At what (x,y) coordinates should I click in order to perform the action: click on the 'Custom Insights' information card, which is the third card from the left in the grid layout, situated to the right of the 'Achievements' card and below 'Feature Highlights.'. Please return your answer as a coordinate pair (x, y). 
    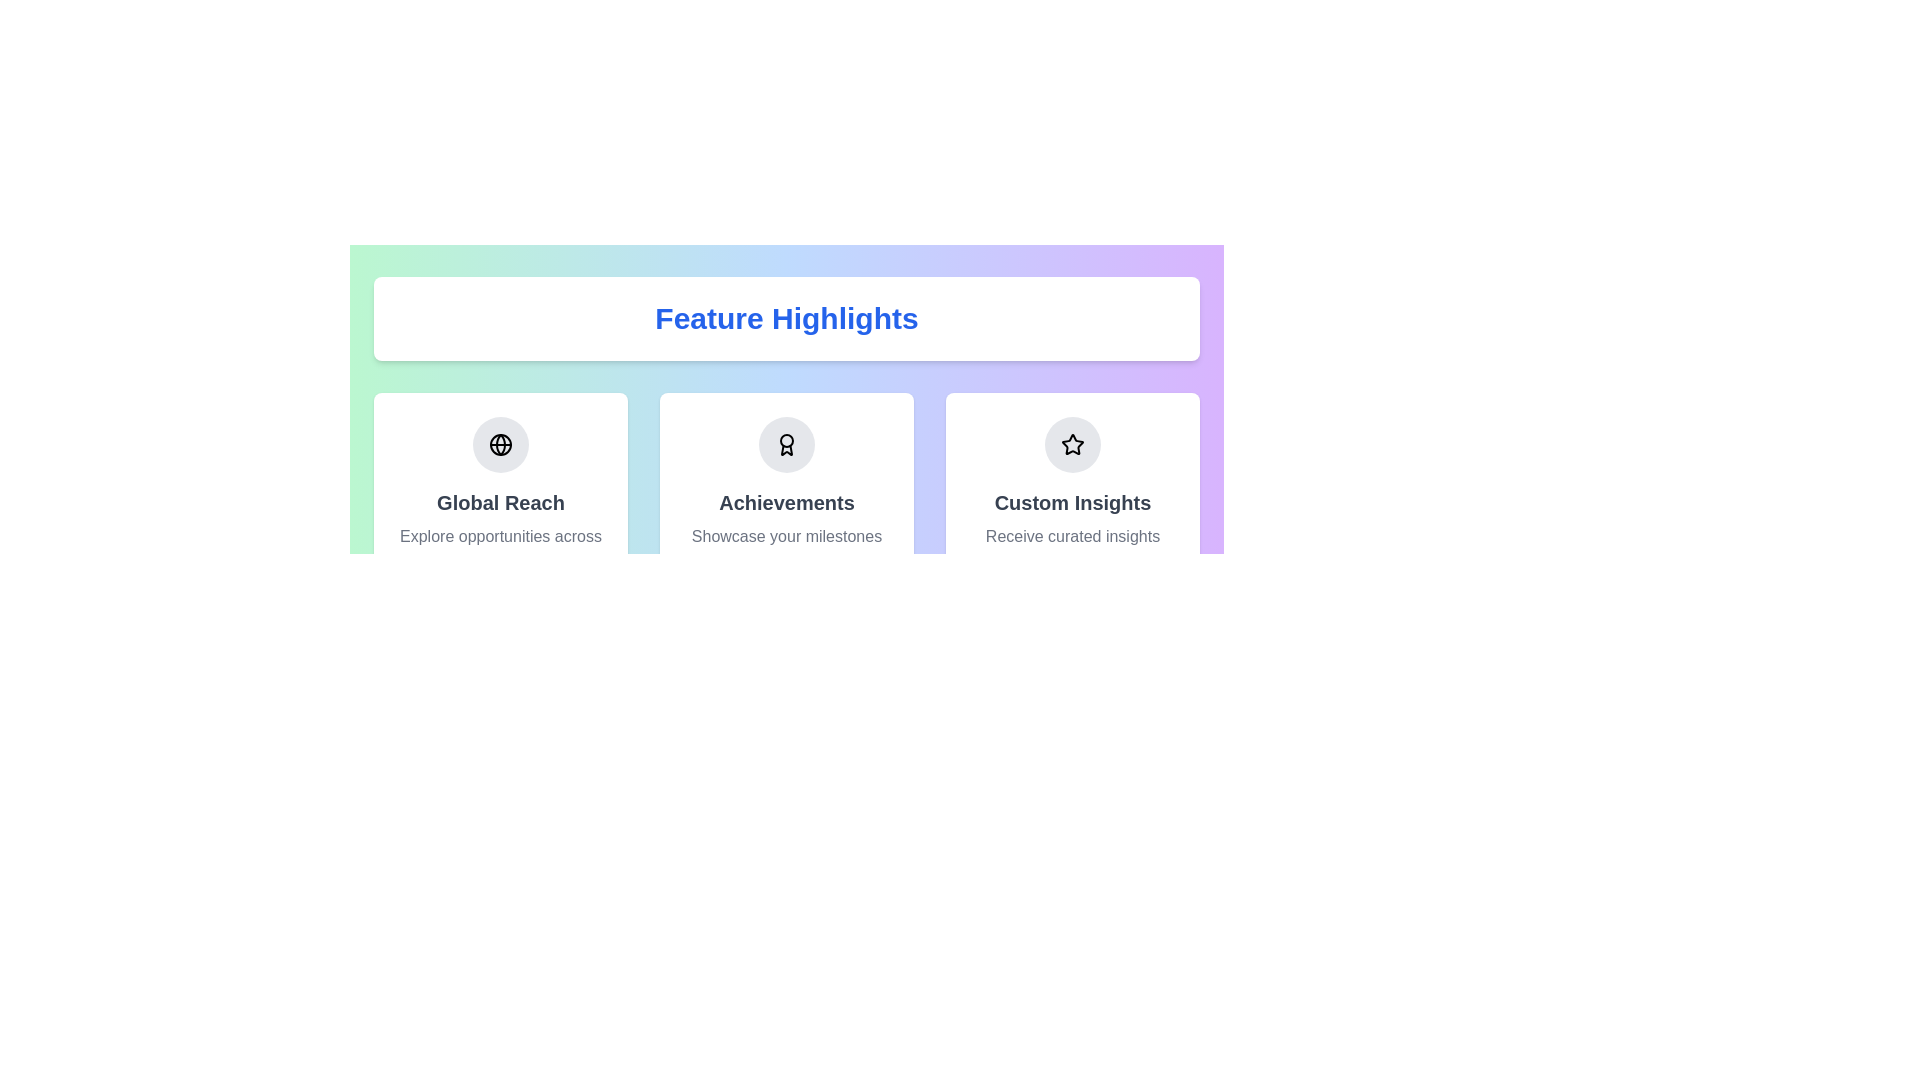
    Looking at the image, I should click on (1072, 505).